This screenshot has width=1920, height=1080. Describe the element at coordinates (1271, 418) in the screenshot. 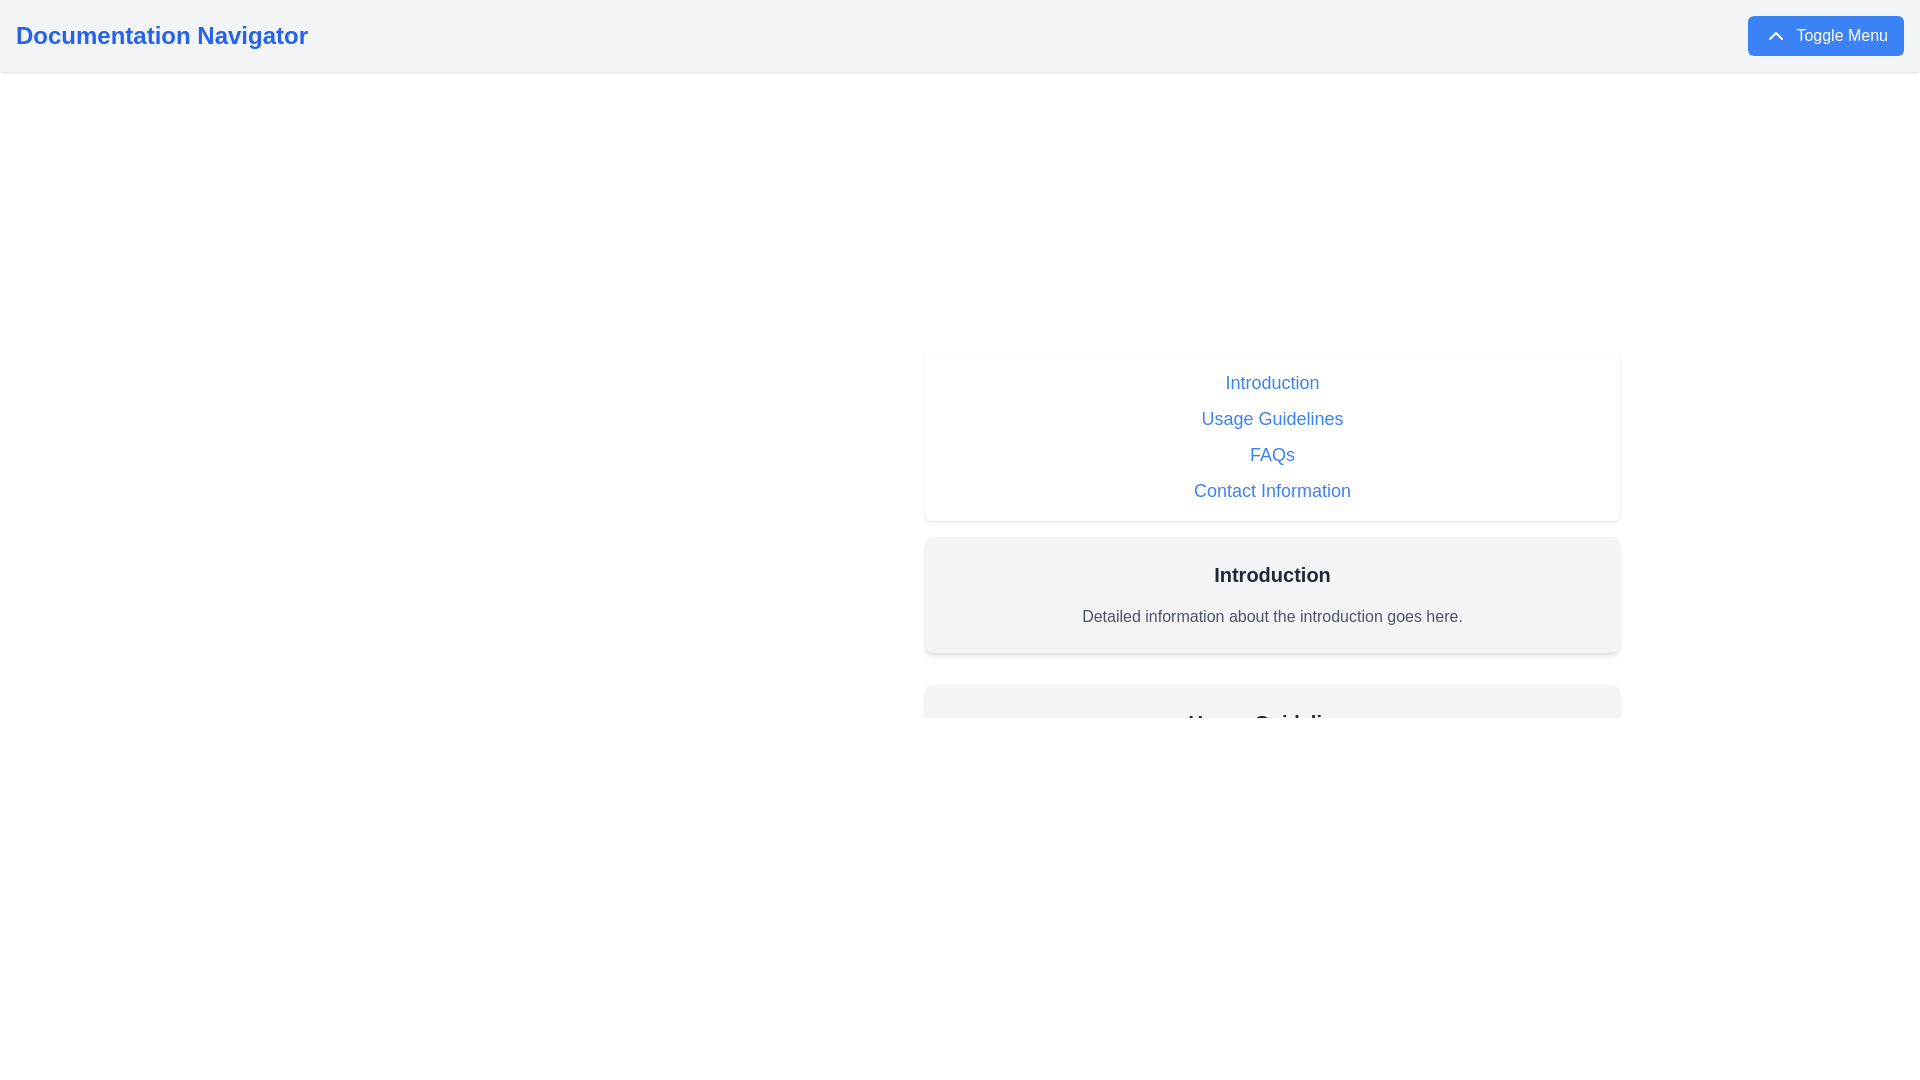

I see `the 'Usage Guidelines' hyperlink, which is the second item in a vertical list of navigation links, to possibly reveal additional effects or tooltips` at that location.